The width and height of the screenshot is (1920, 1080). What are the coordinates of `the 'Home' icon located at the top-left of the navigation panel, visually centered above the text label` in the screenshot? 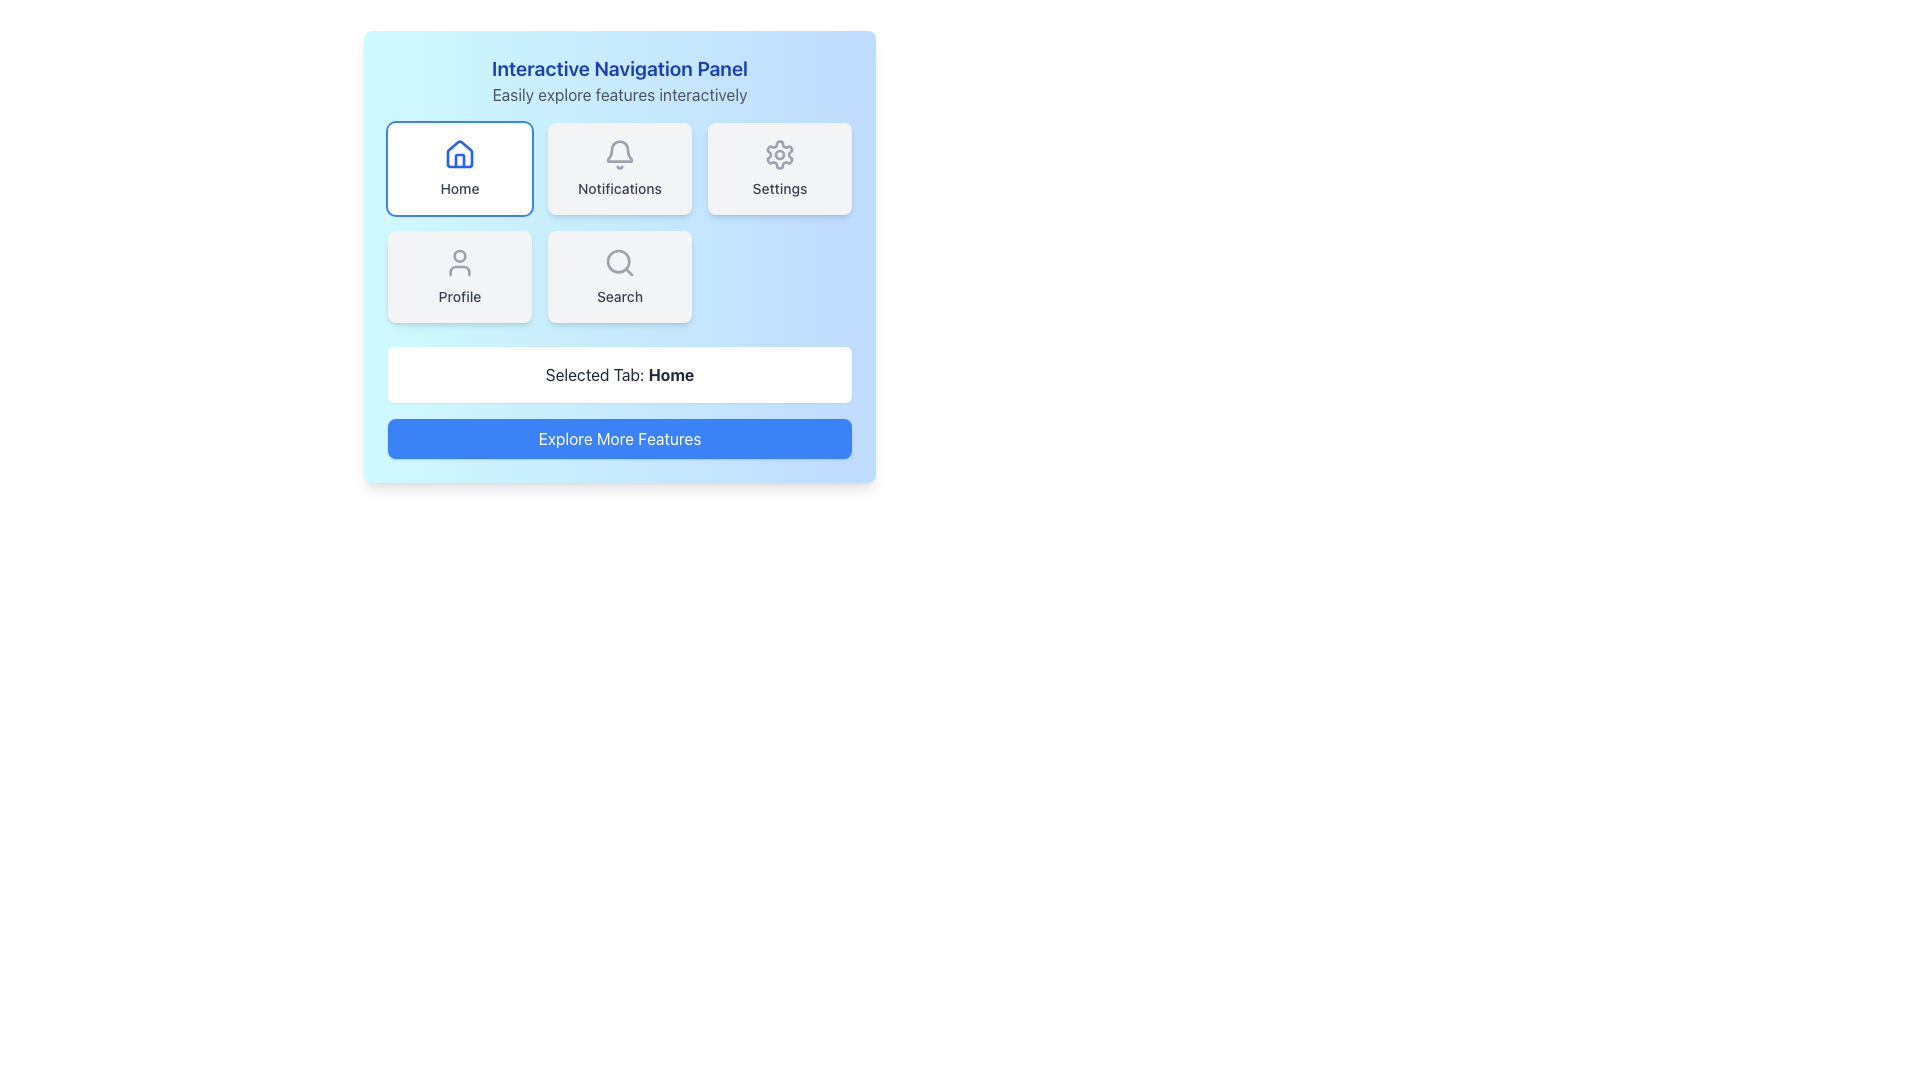 It's located at (459, 153).